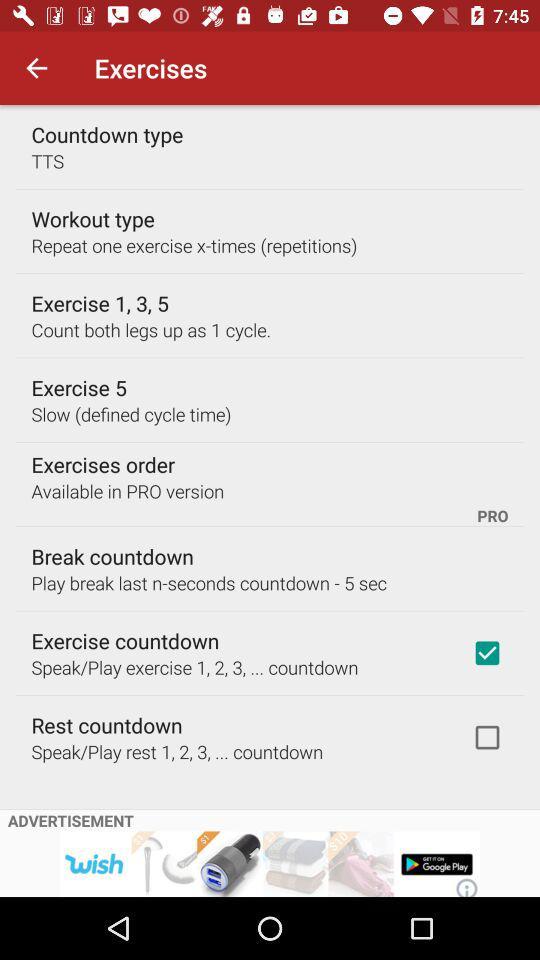 The height and width of the screenshot is (960, 540). What do you see at coordinates (486, 736) in the screenshot?
I see `mark option` at bounding box center [486, 736].